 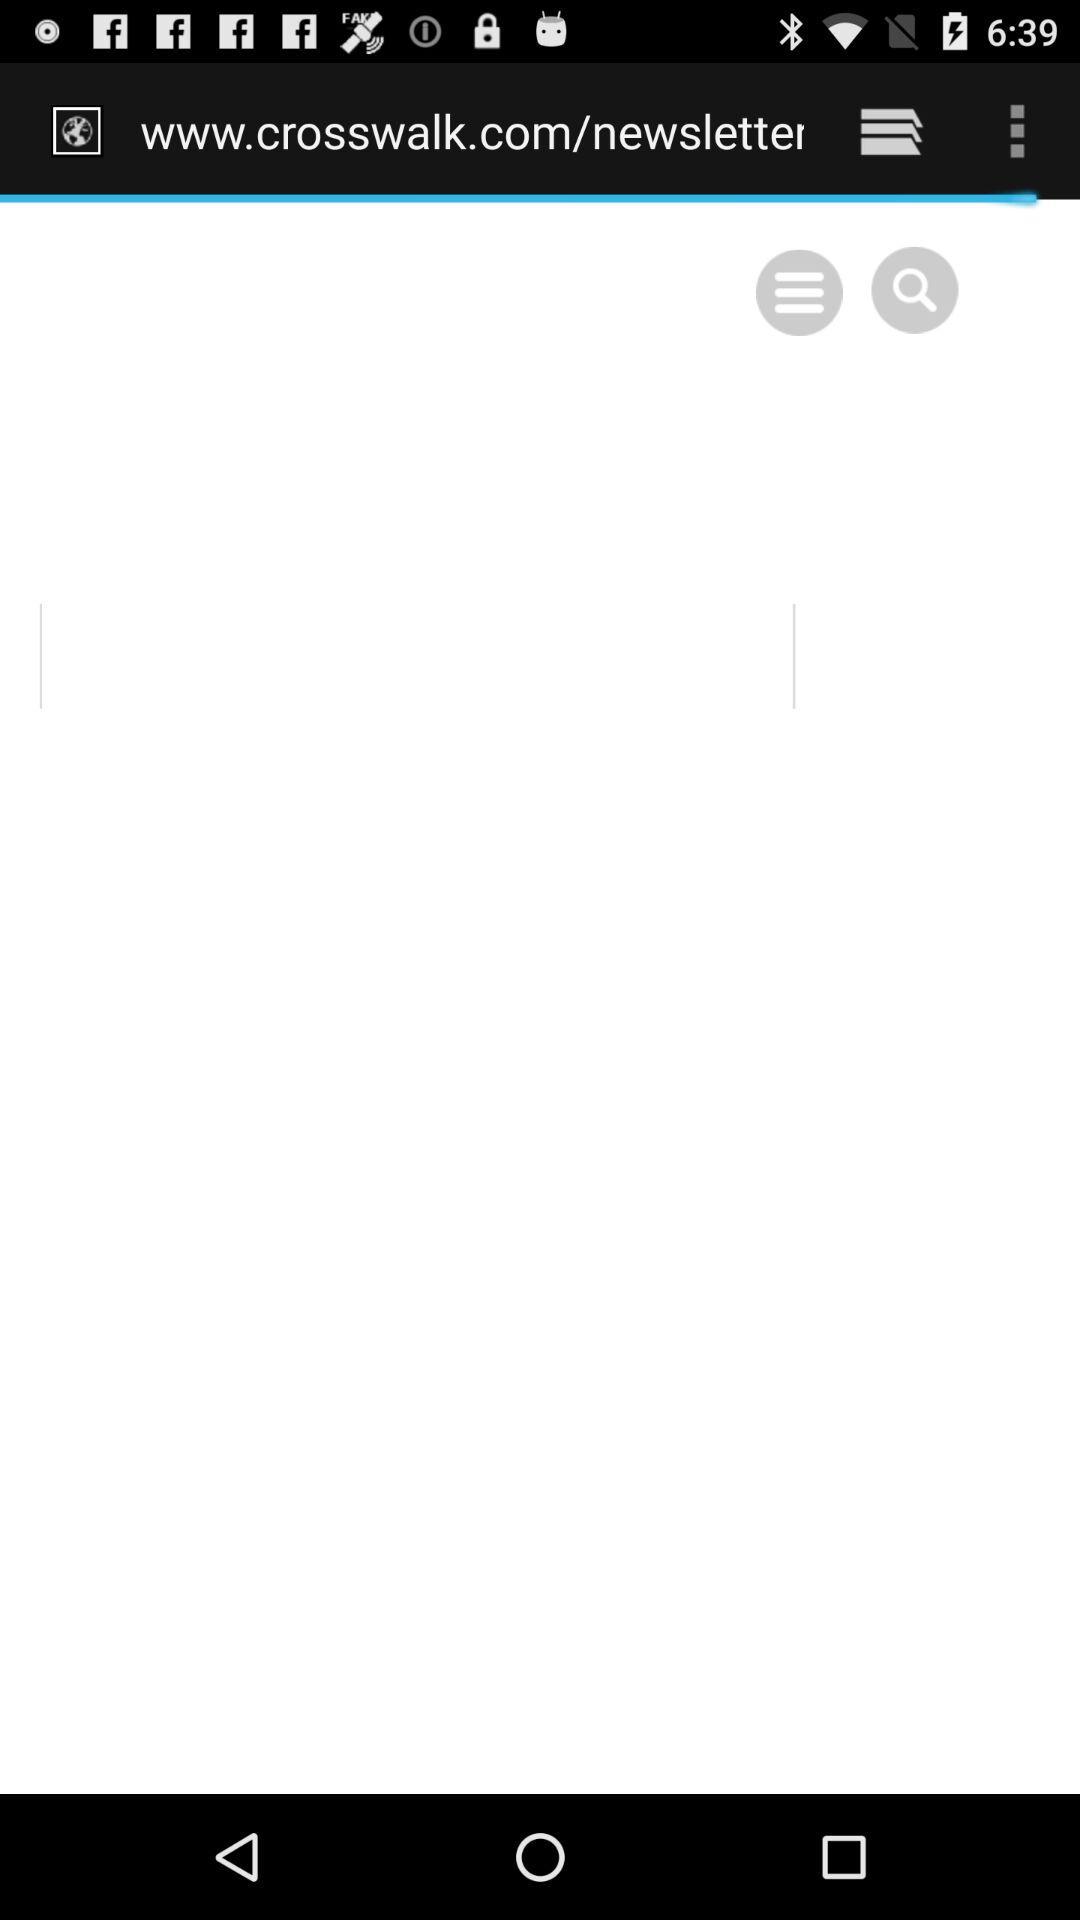 I want to click on item next to the www crosswalk com icon, so click(x=890, y=130).